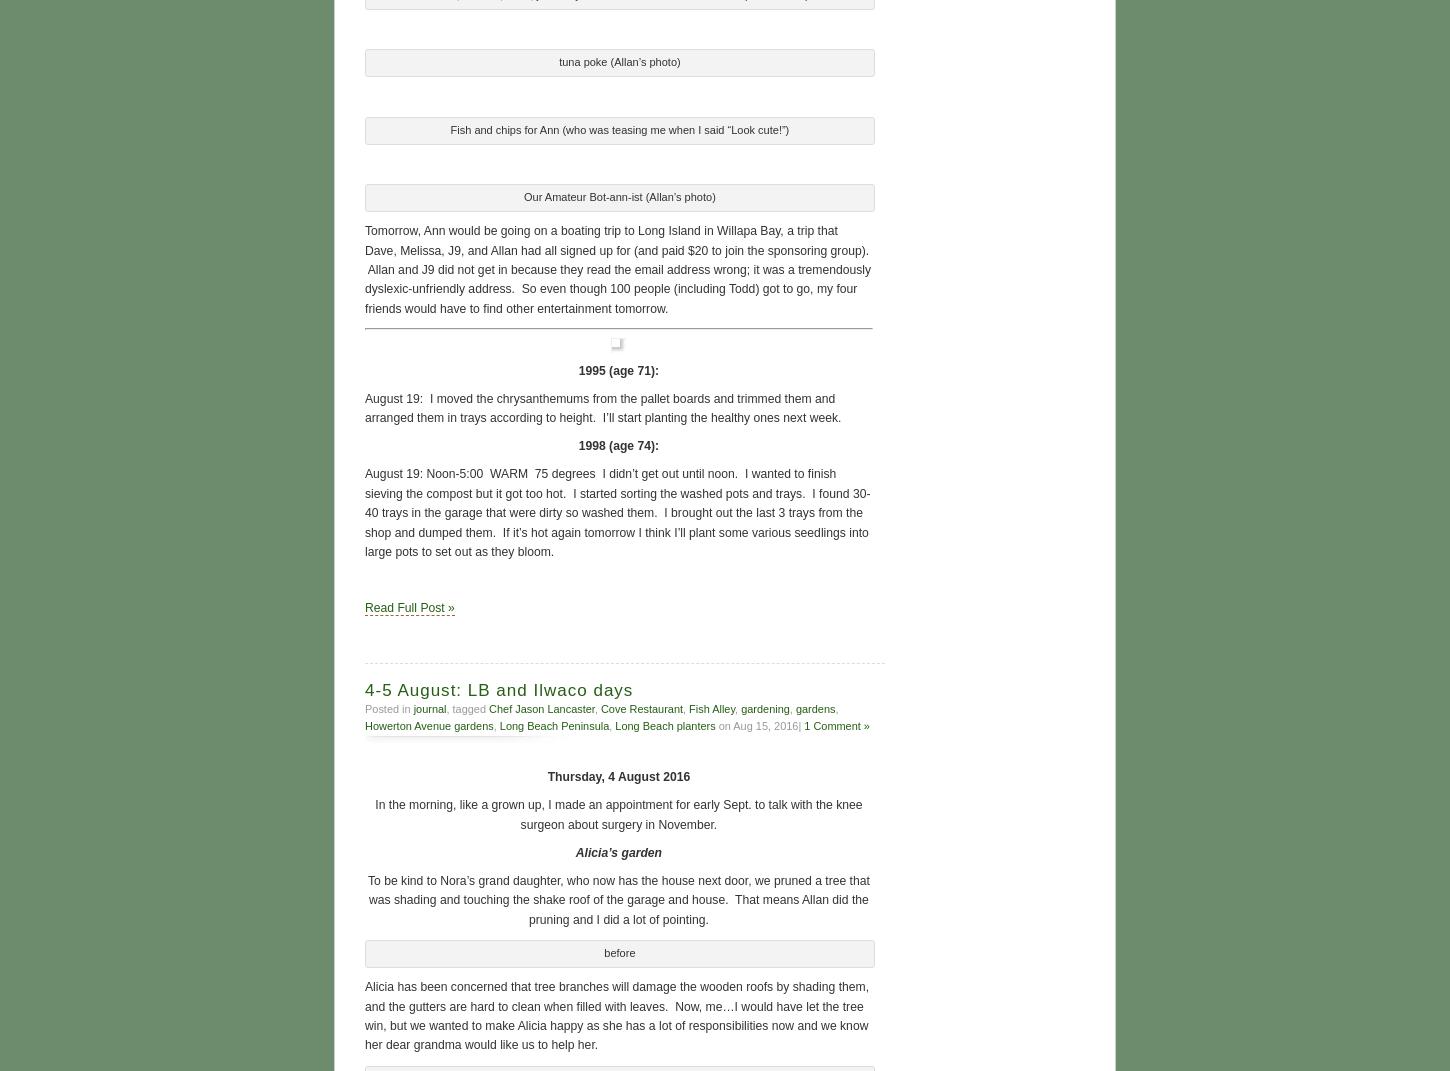  I want to click on 'tuna poke (Allan’s photo)', so click(618, 58).